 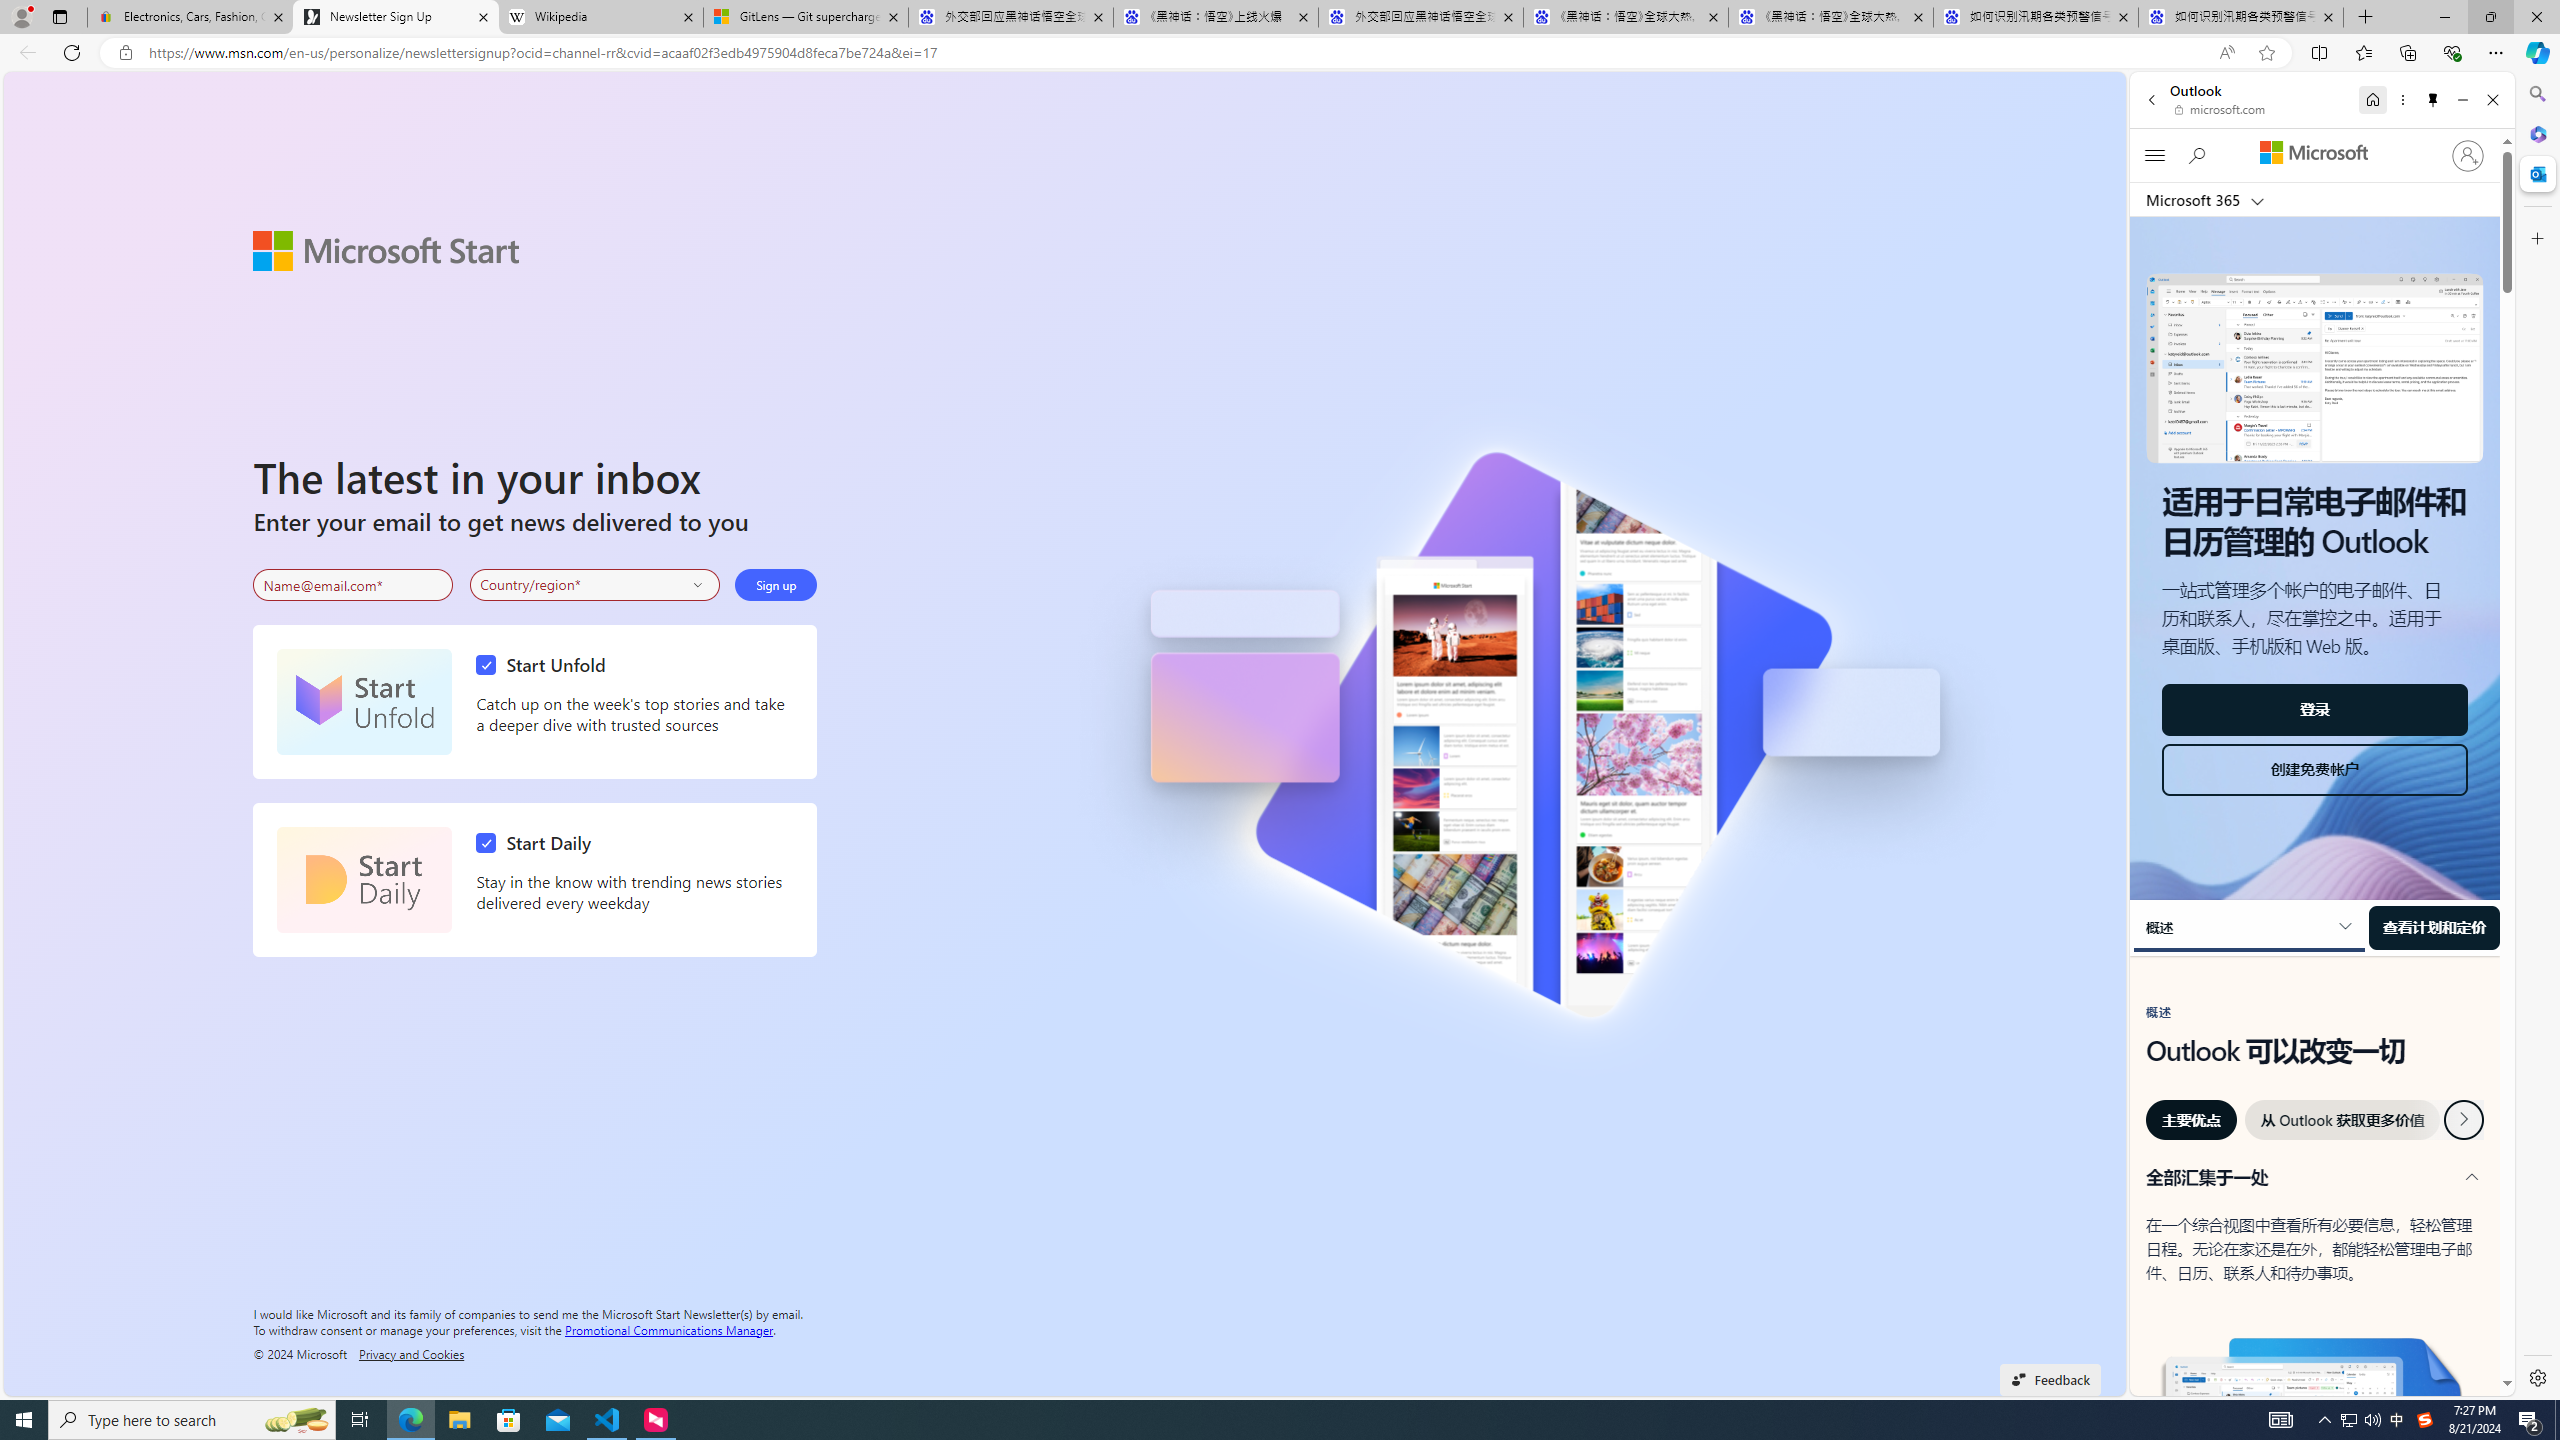 What do you see at coordinates (2535, 51) in the screenshot?
I see `'Copilot (Ctrl+Shift+.)'` at bounding box center [2535, 51].